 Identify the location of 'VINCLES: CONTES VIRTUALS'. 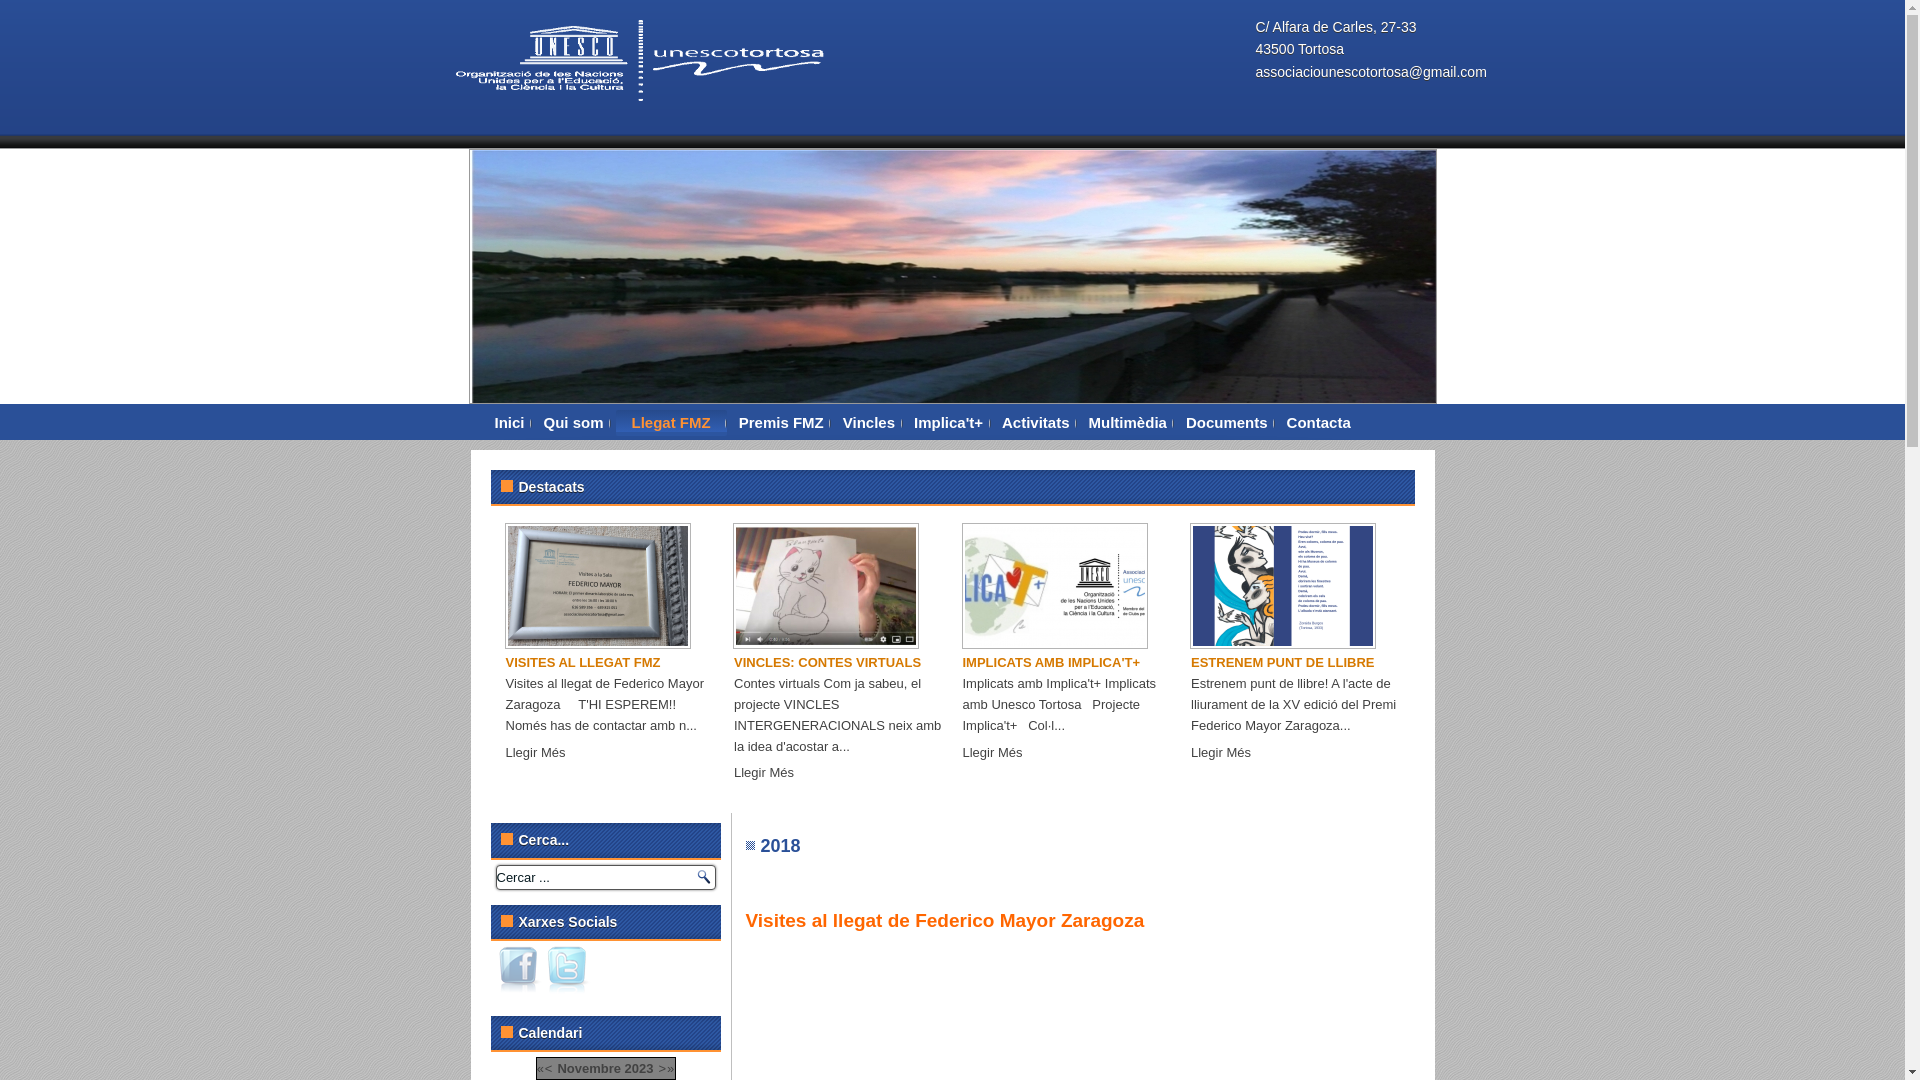
(733, 663).